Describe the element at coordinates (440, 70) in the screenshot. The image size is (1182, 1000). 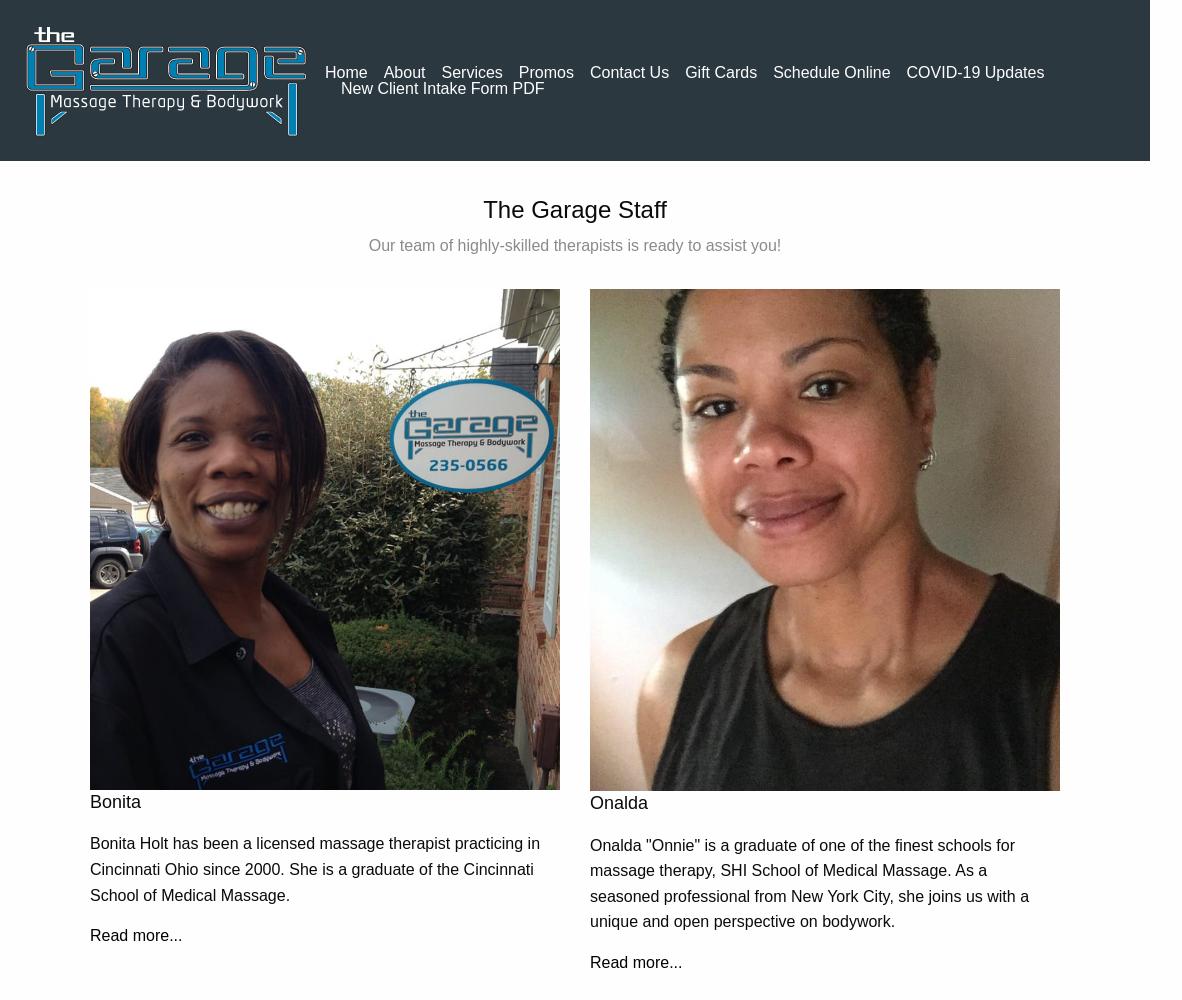
I see `'Services'` at that location.